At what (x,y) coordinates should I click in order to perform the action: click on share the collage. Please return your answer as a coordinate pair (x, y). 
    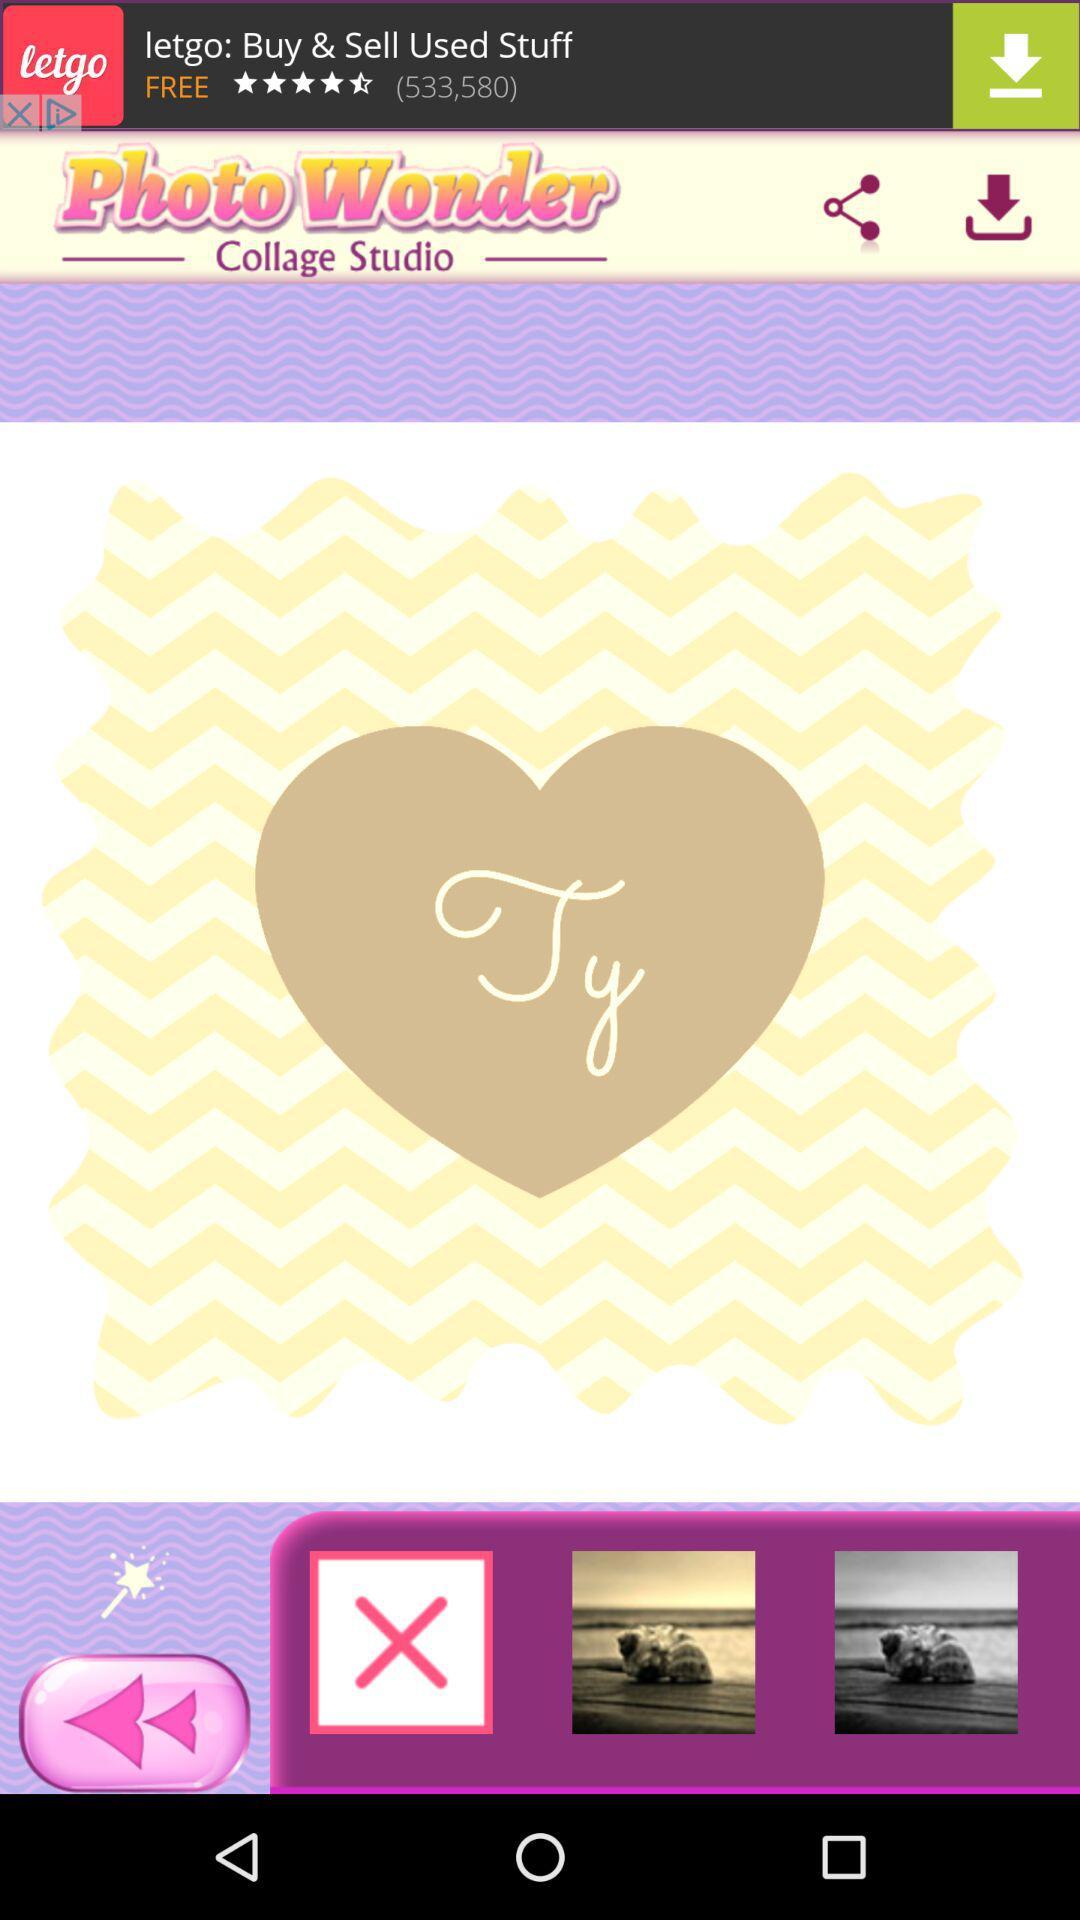
    Looking at the image, I should click on (851, 207).